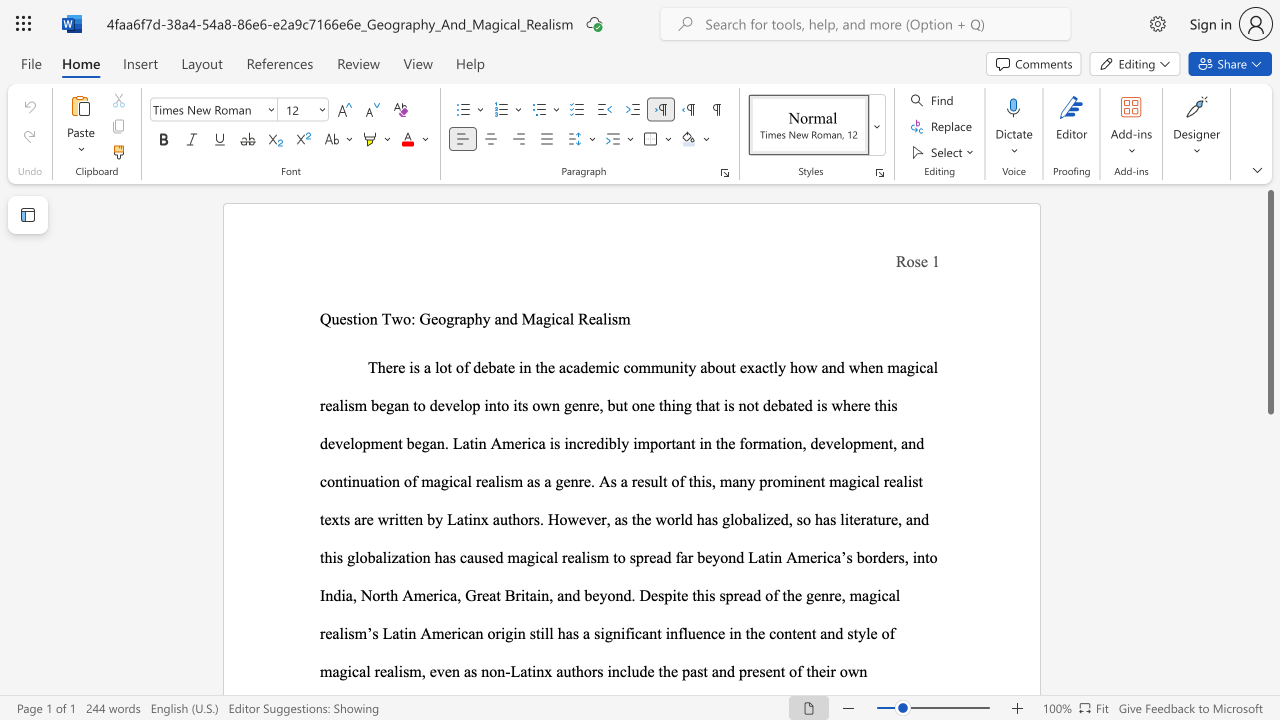  What do you see at coordinates (365, 318) in the screenshot?
I see `the 1th character "o" in the text` at bounding box center [365, 318].